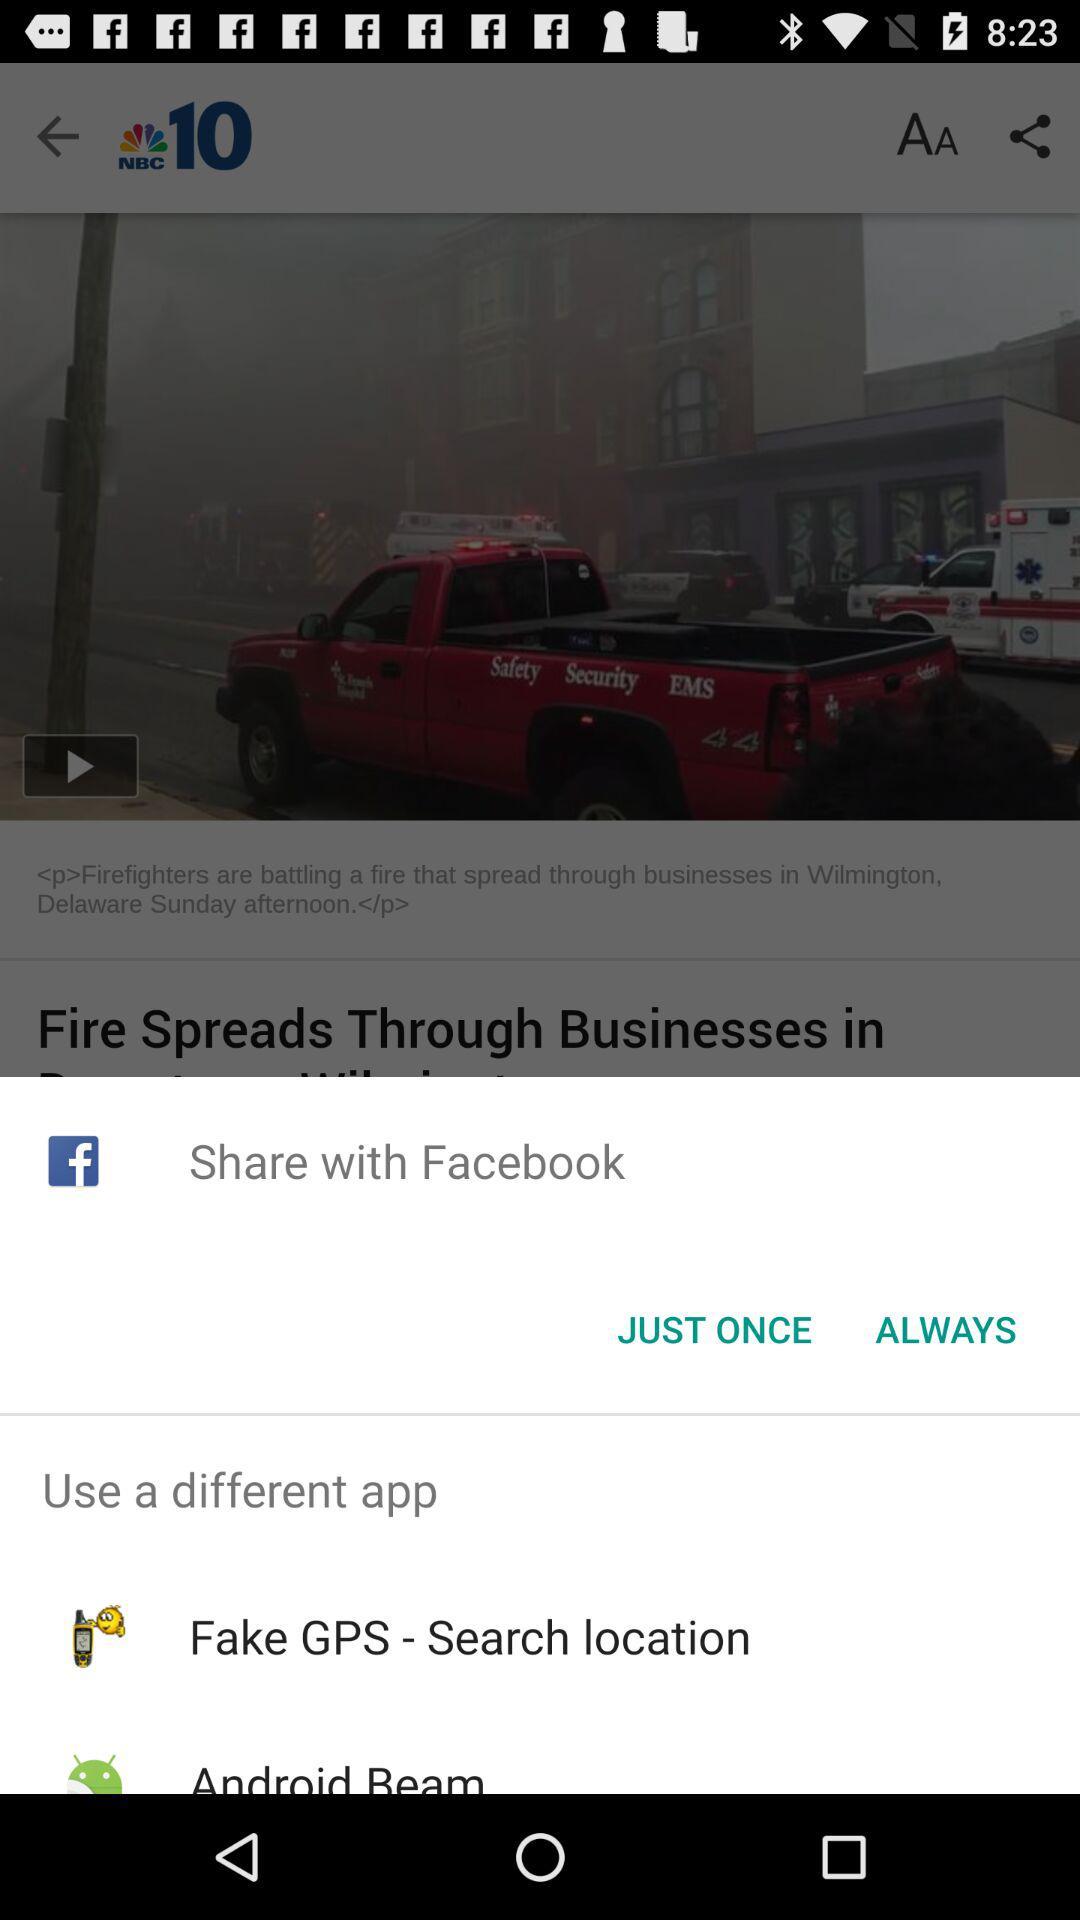 This screenshot has height=1920, width=1080. What do you see at coordinates (713, 1329) in the screenshot?
I see `app below the share with facebook item` at bounding box center [713, 1329].